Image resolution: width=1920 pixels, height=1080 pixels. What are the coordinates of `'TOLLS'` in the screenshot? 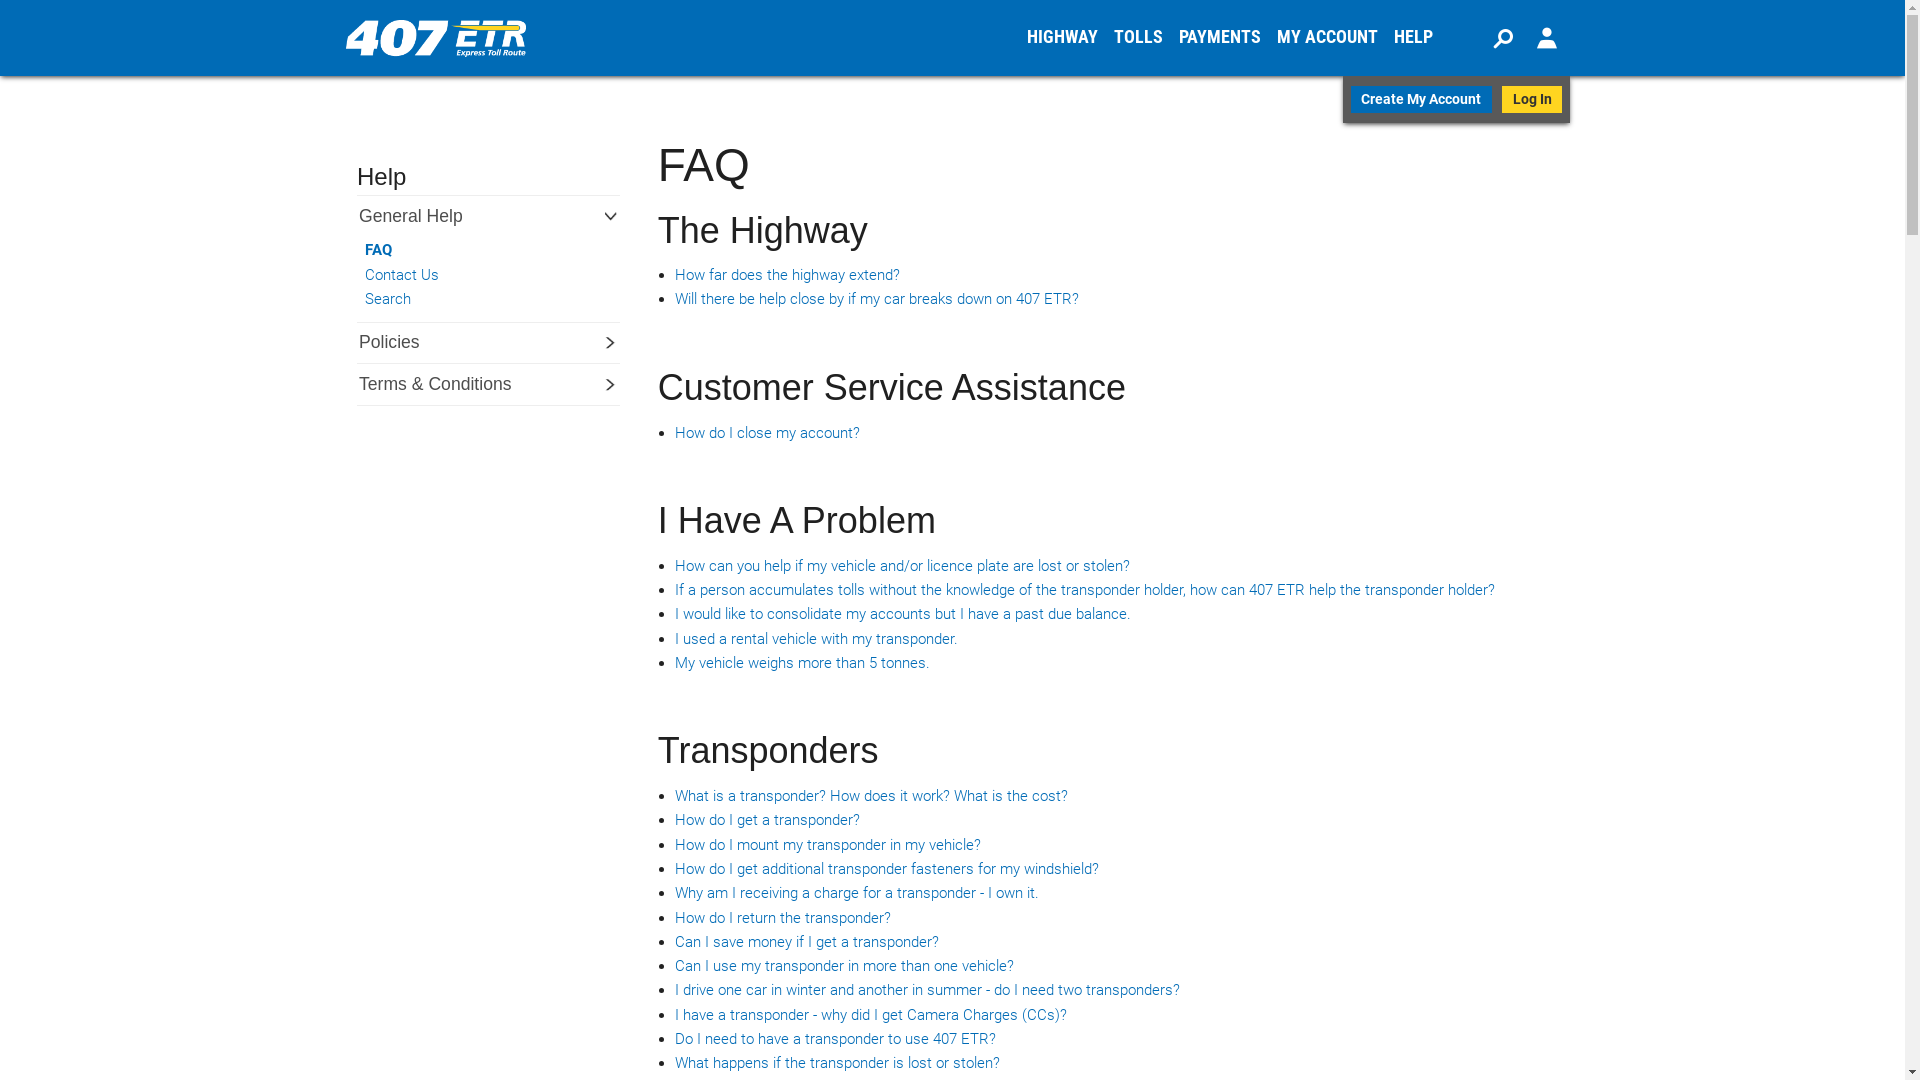 It's located at (1138, 38).